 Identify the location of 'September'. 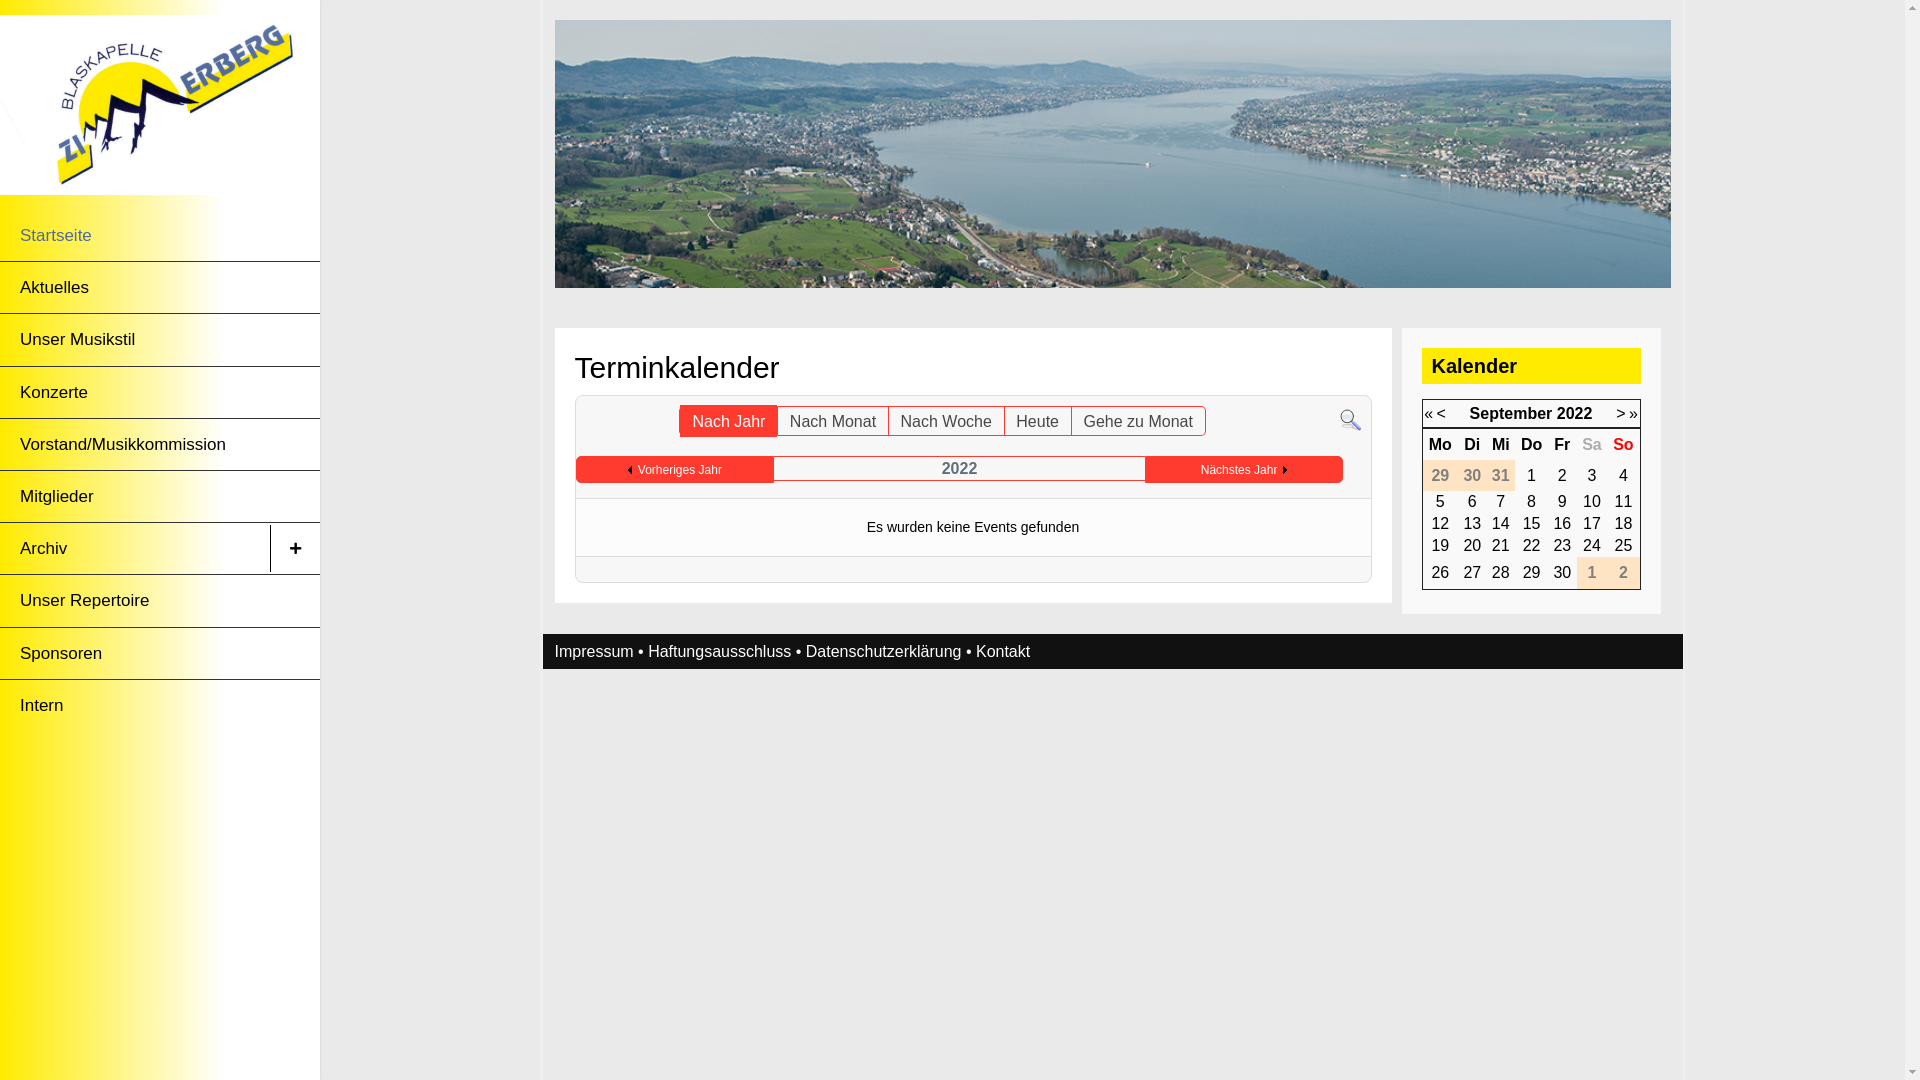
(1511, 412).